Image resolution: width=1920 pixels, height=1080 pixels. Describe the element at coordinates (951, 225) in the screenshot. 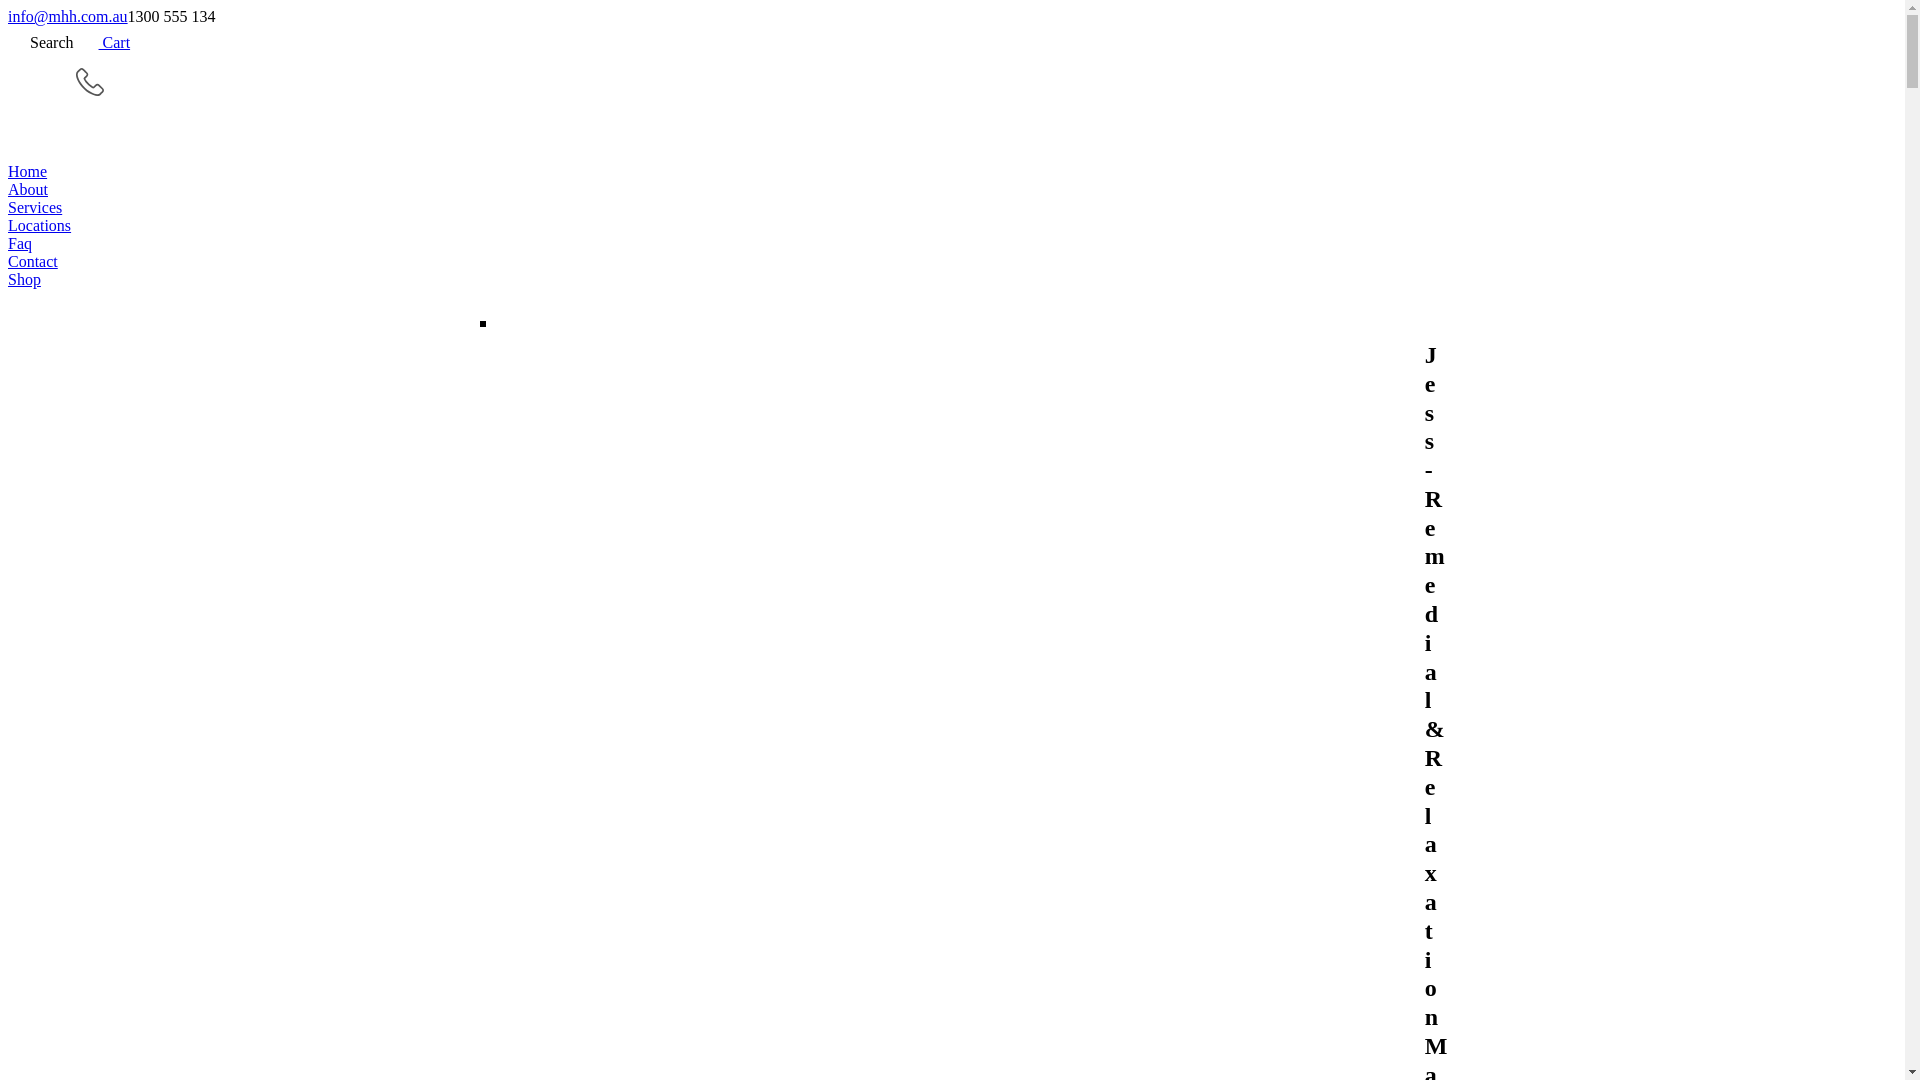

I see `'Locations'` at that location.